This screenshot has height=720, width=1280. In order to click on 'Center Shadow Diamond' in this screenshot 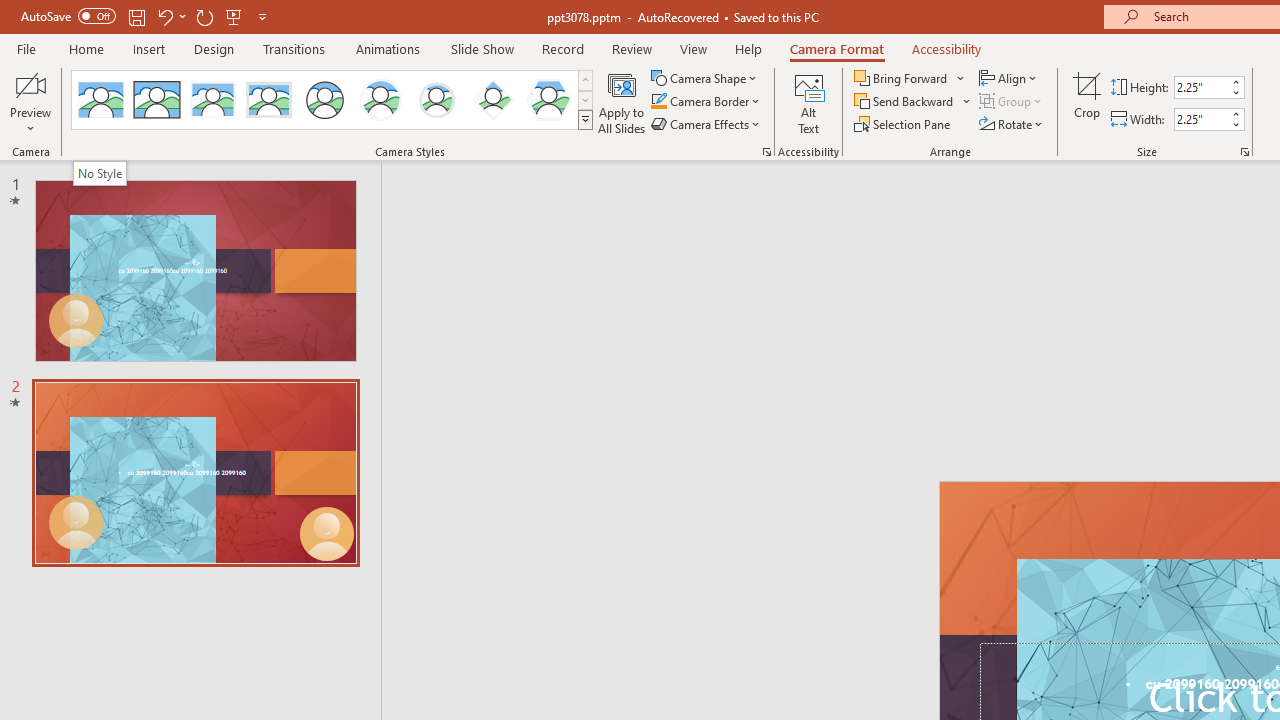, I will do `click(492, 100)`.